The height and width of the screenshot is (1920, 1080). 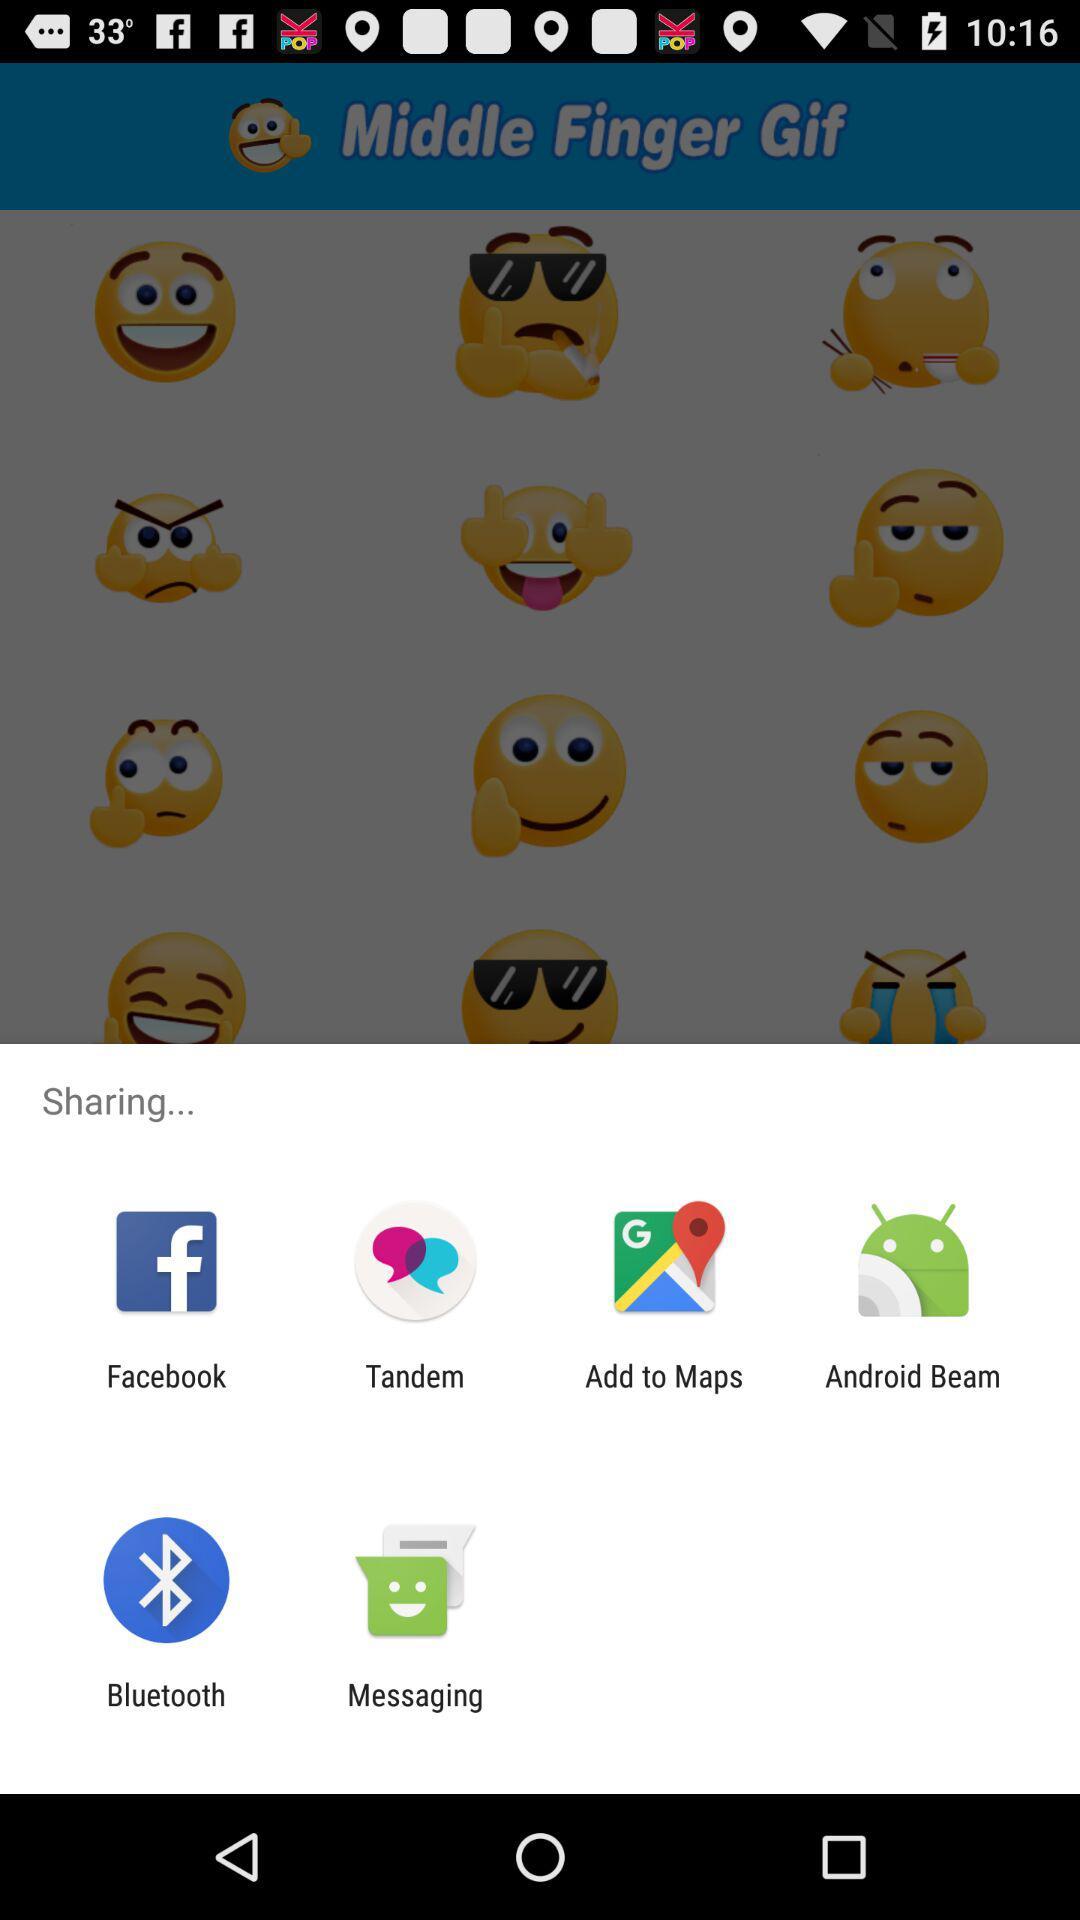 What do you see at coordinates (165, 1711) in the screenshot?
I see `the bluetooth icon` at bounding box center [165, 1711].